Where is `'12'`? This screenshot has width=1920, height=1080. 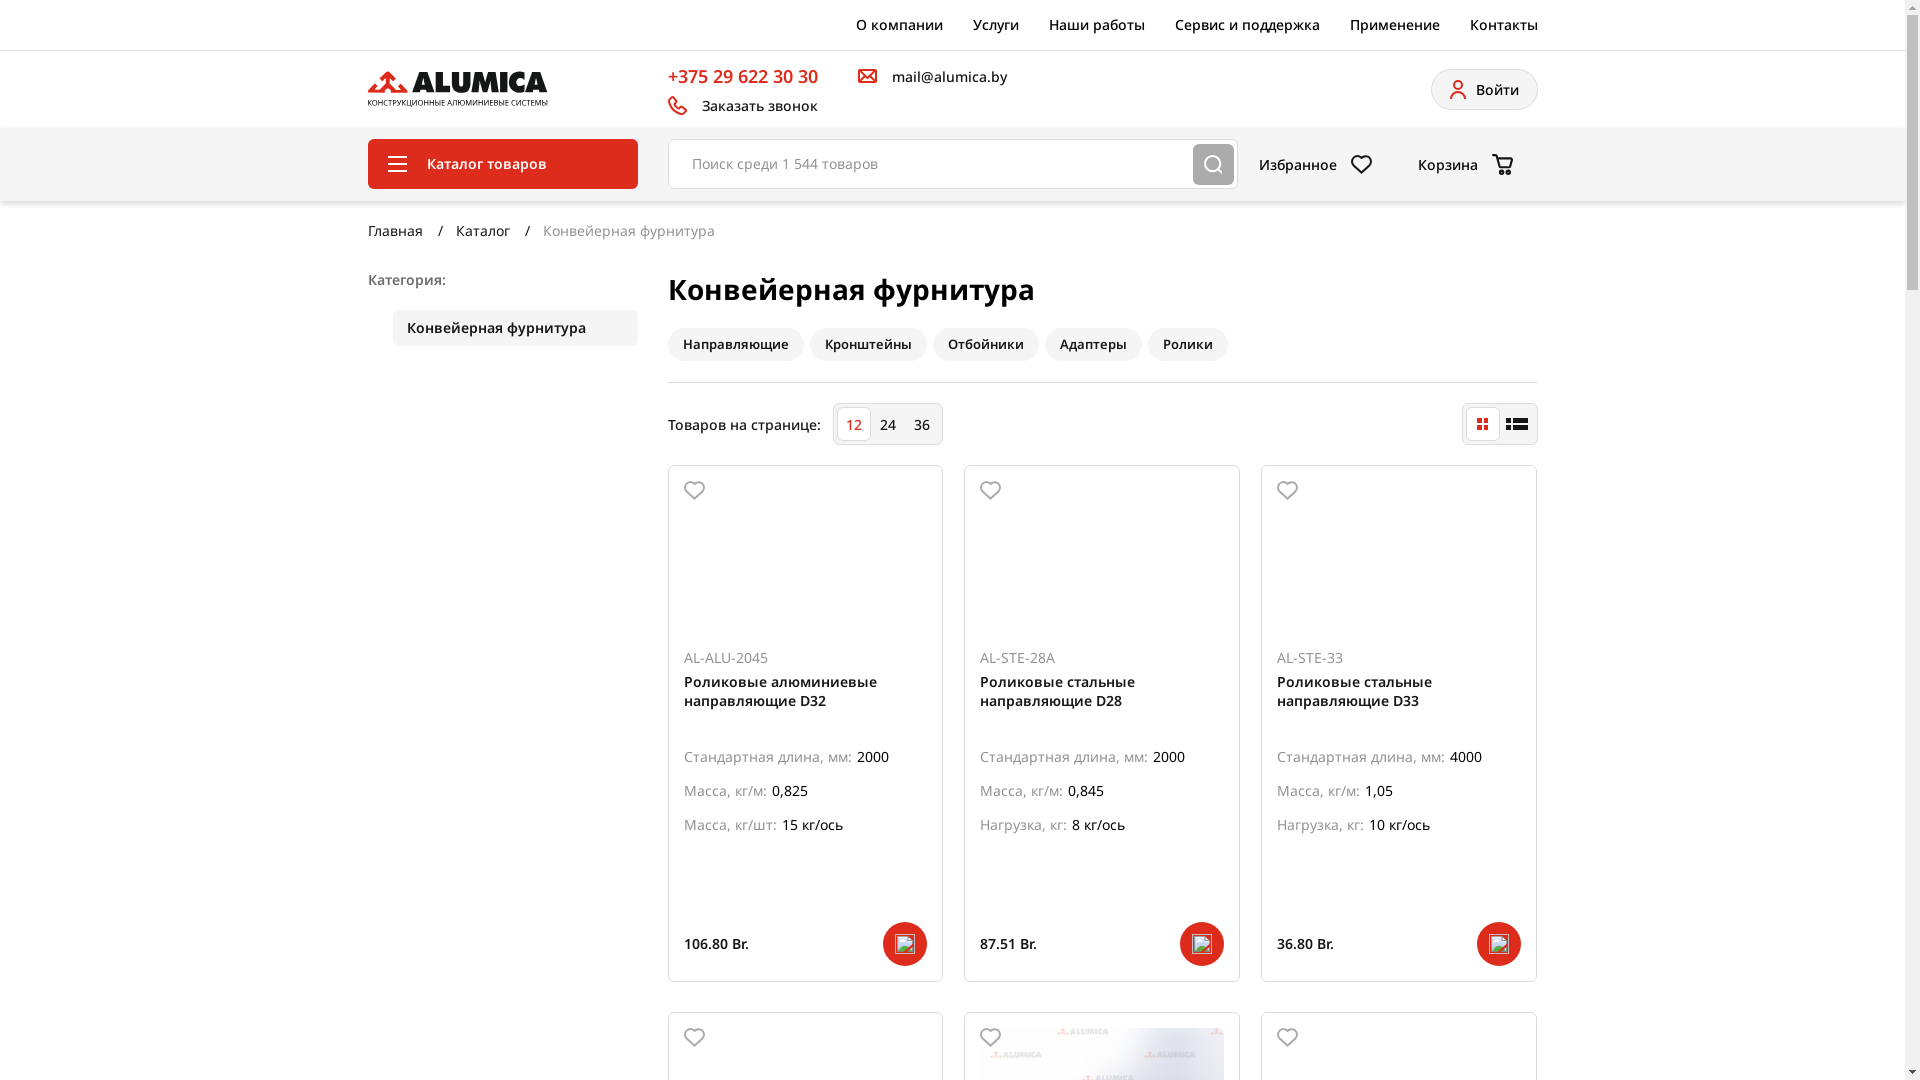
'12' is located at coordinates (853, 423).